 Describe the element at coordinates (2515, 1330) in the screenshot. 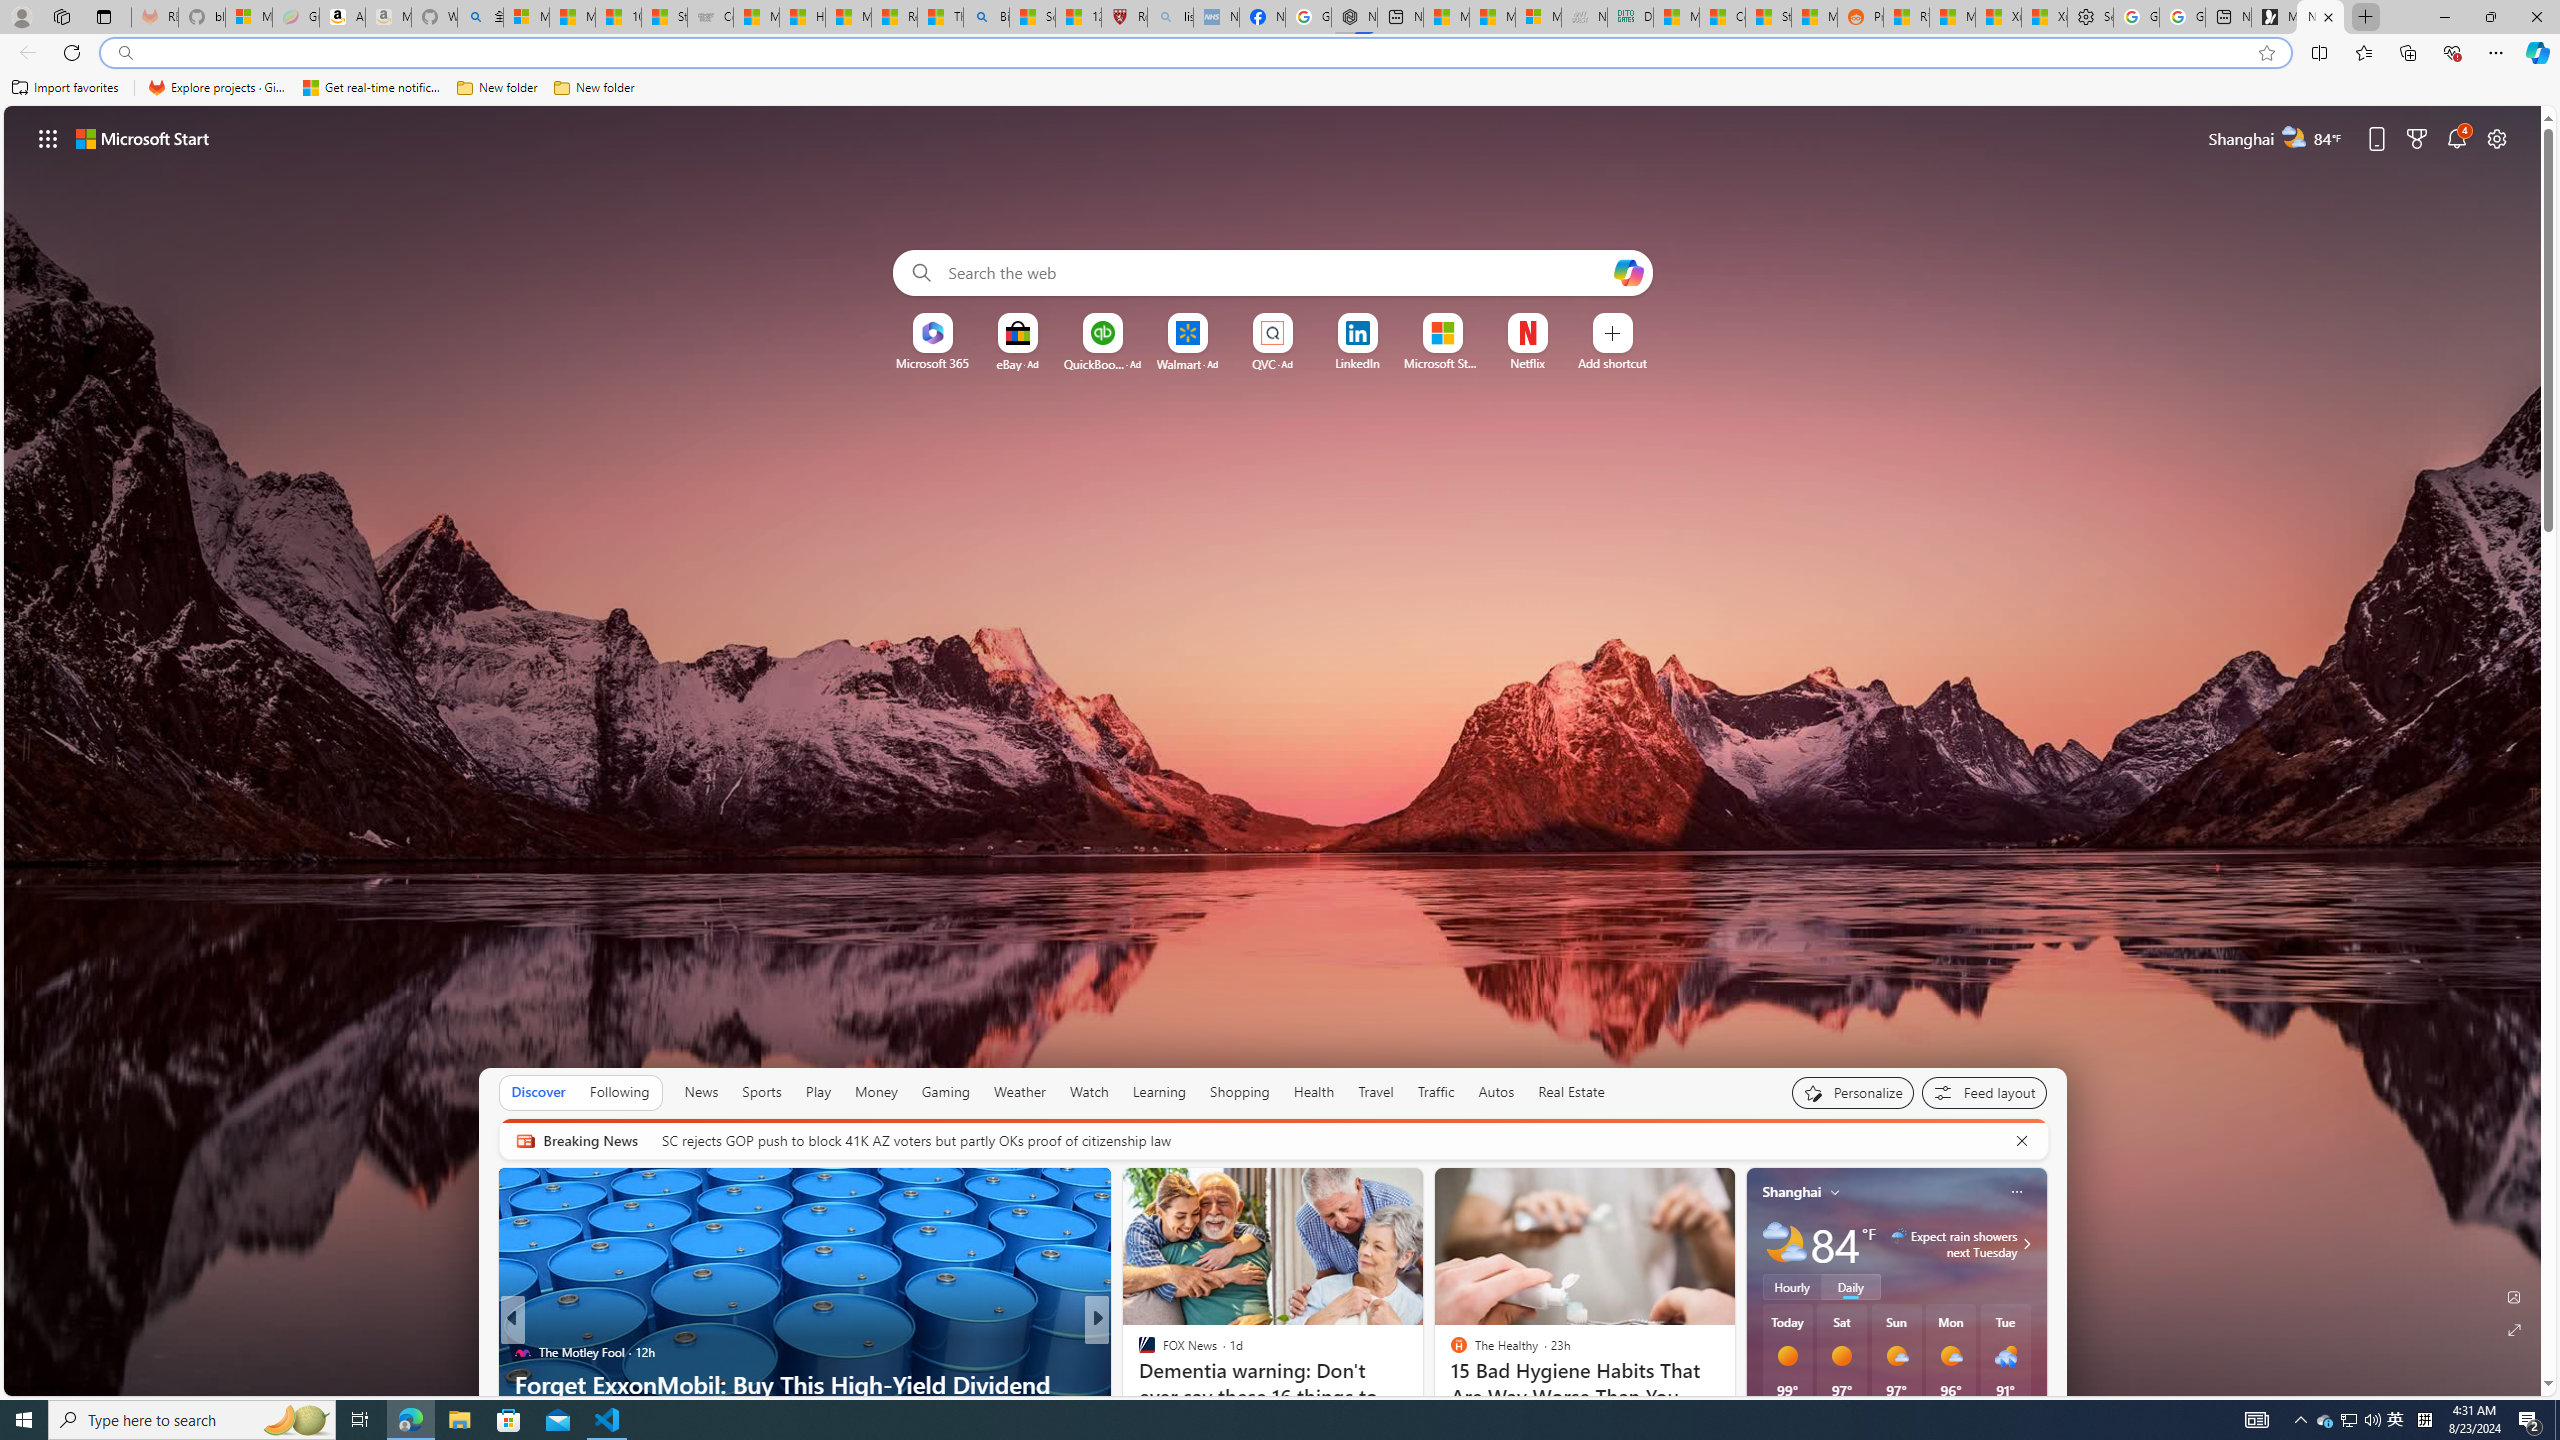

I see `'Expand background'` at that location.